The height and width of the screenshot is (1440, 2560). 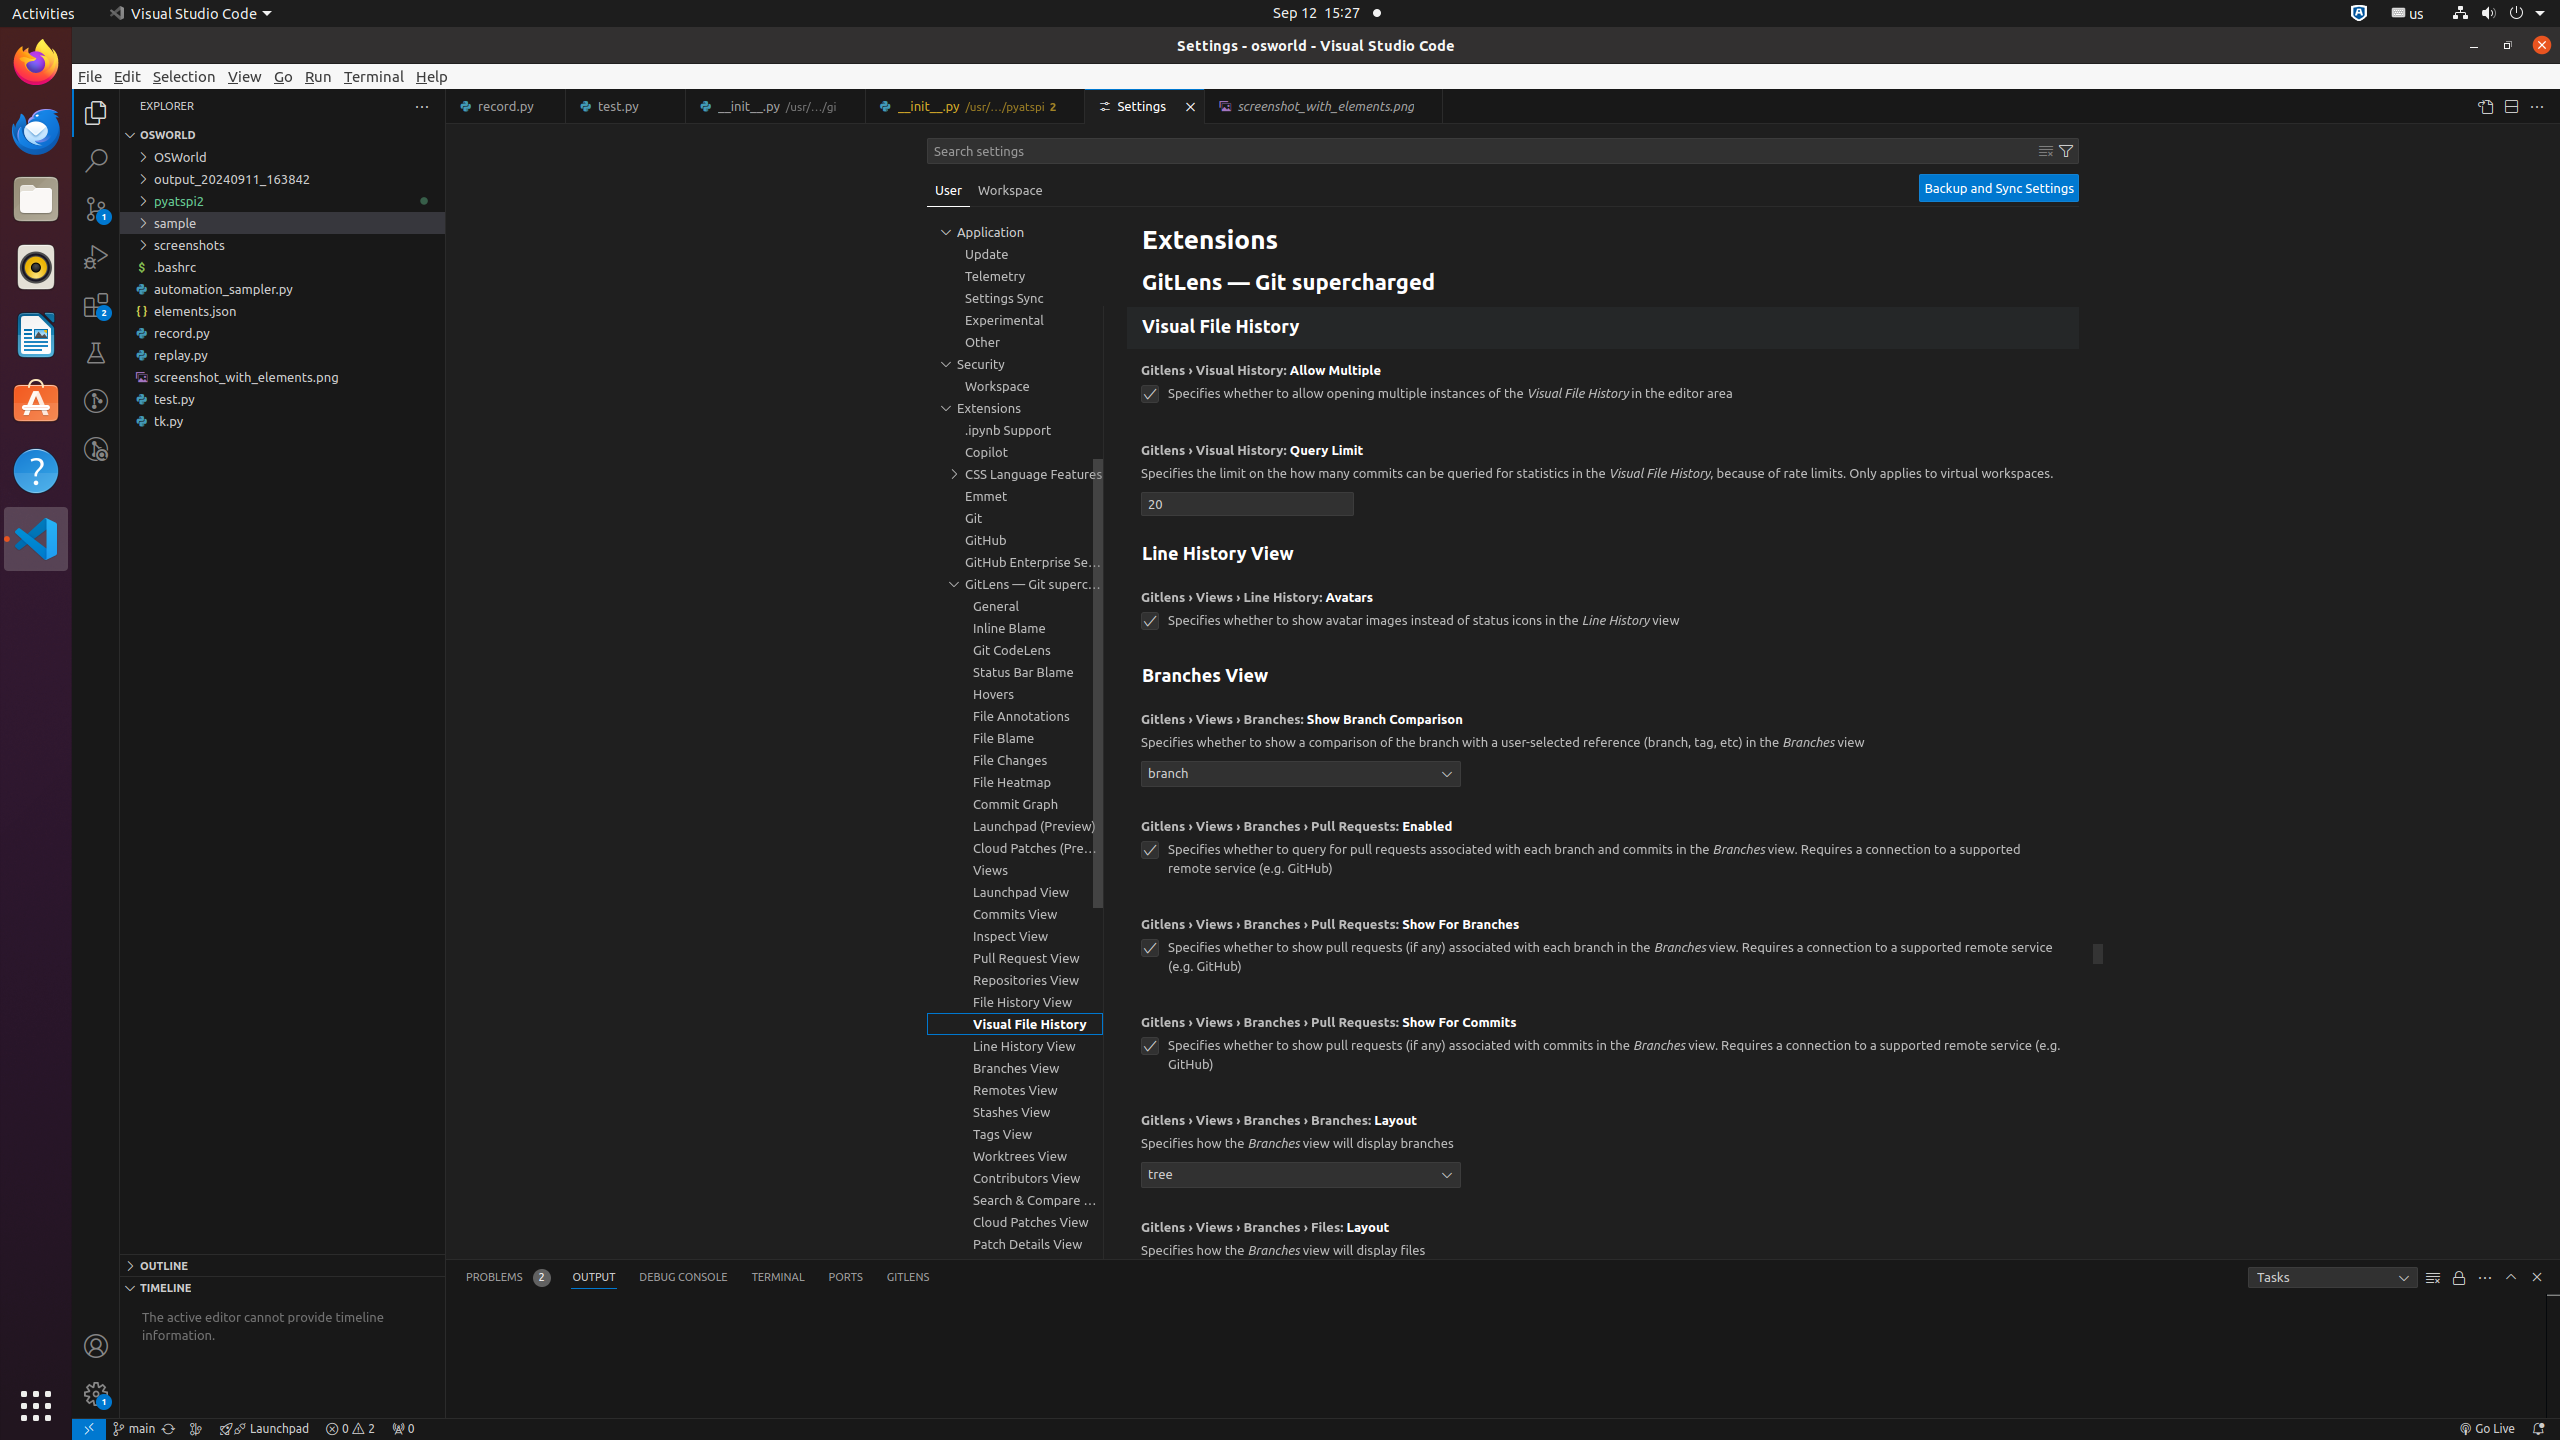 What do you see at coordinates (1015, 803) in the screenshot?
I see `'Commit Graph, group'` at bounding box center [1015, 803].